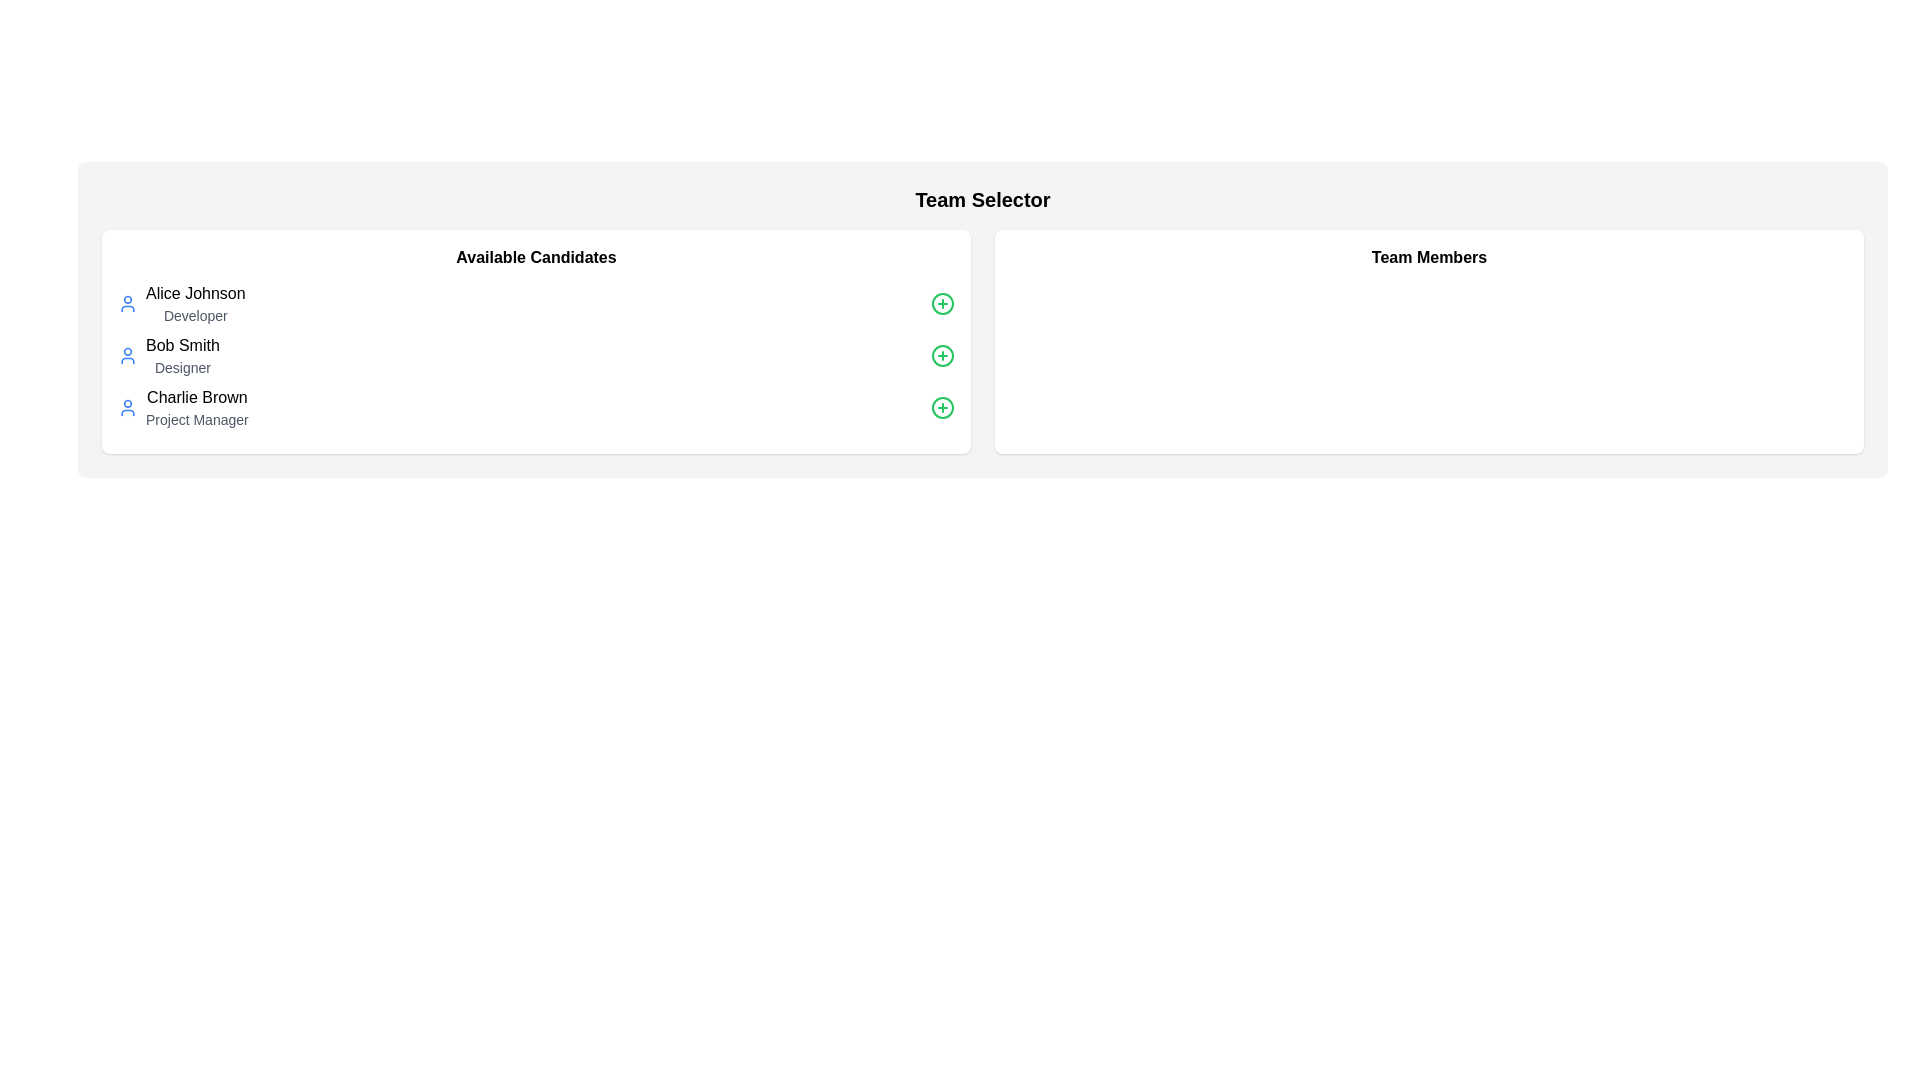  Describe the element at coordinates (536, 257) in the screenshot. I see `the bolded heading 'Available Candidates'` at that location.